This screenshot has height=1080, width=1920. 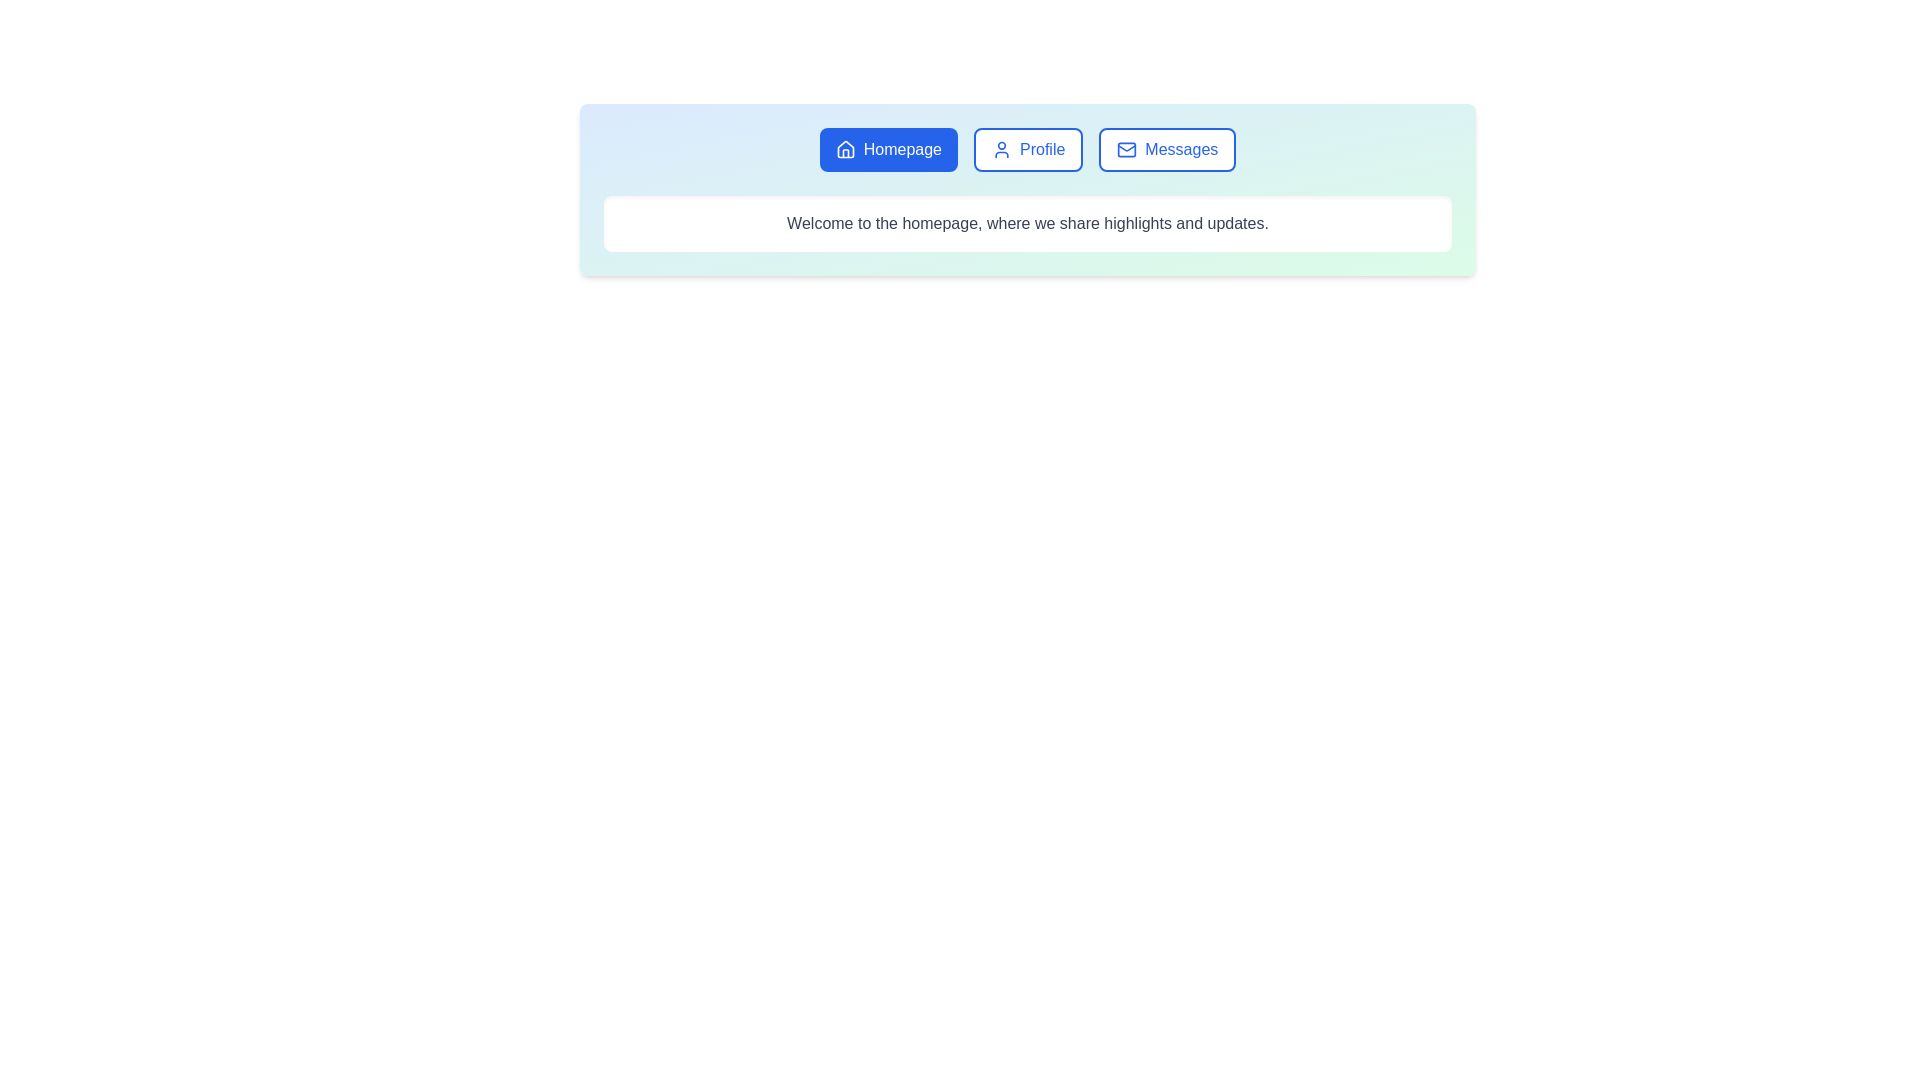 I want to click on the Homepage tab, so click(x=887, y=149).